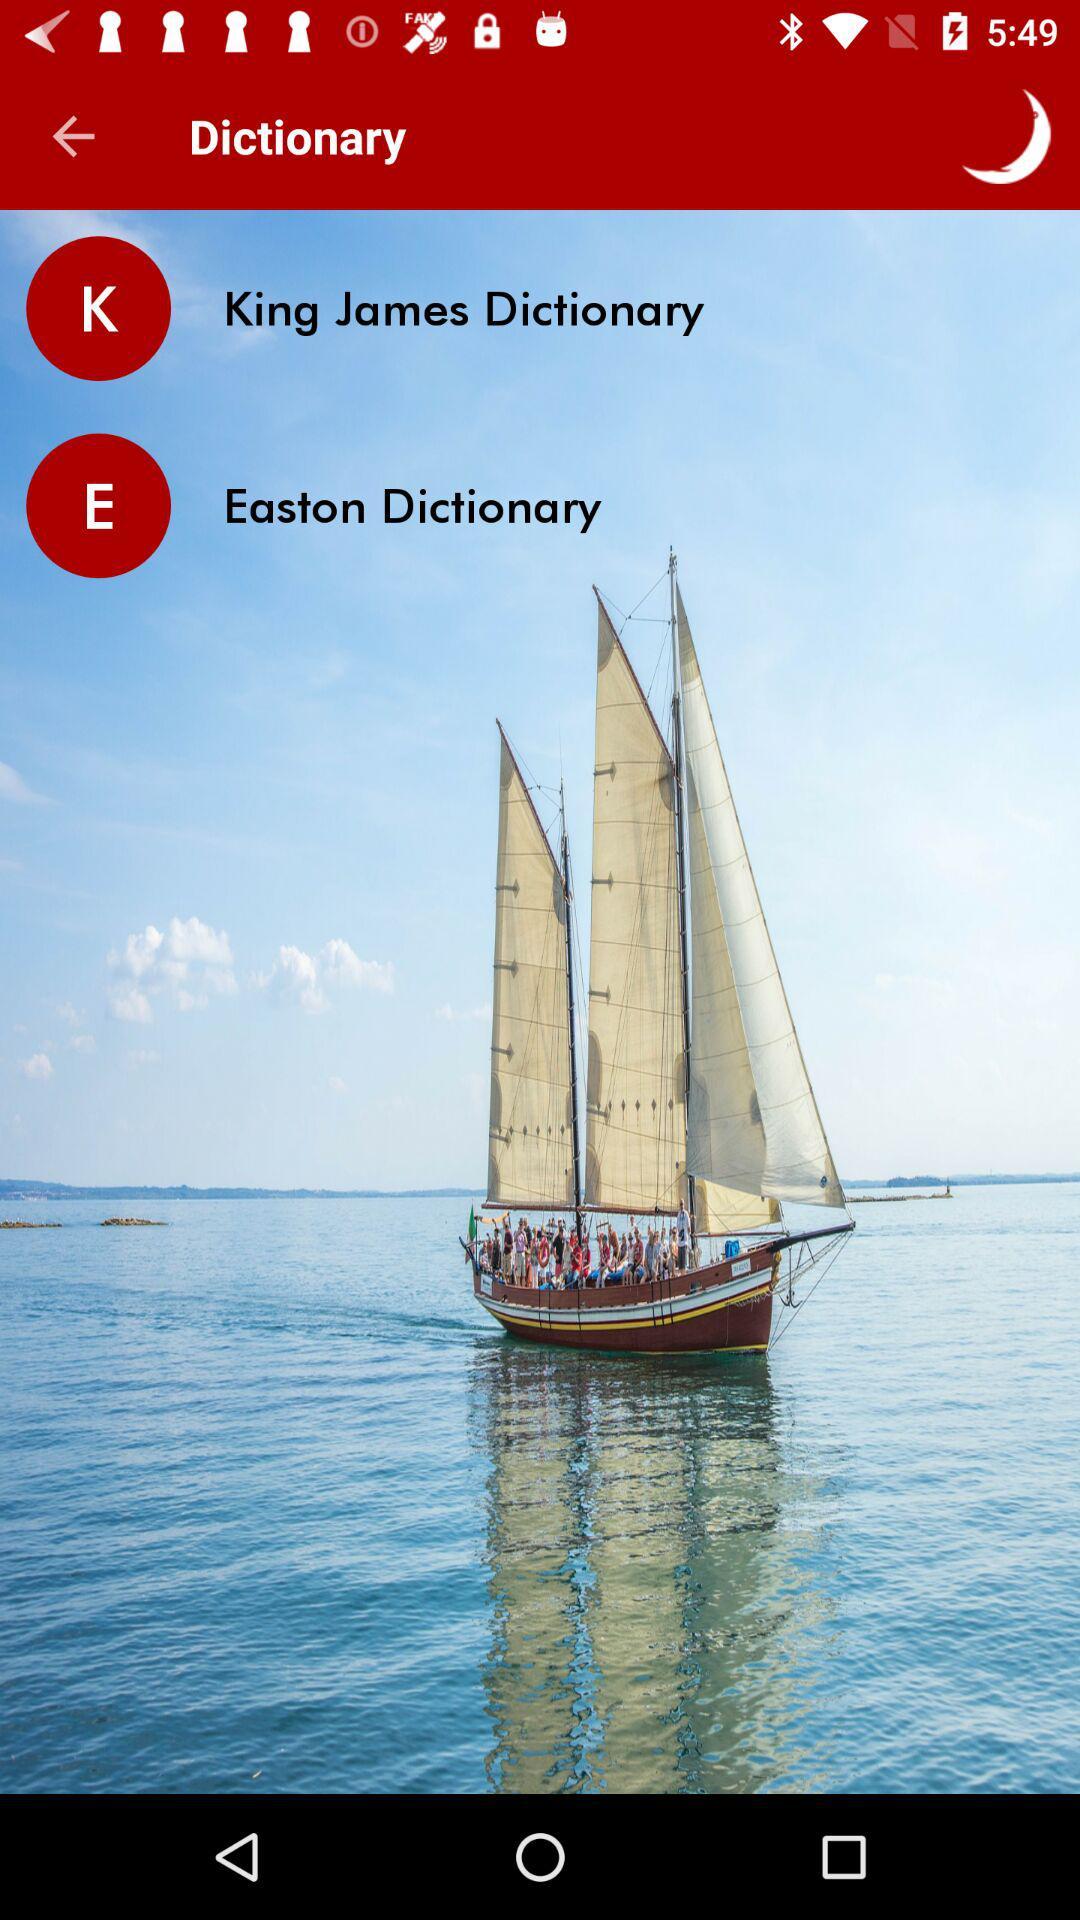 This screenshot has height=1920, width=1080. I want to click on advertisement page, so click(540, 1727).